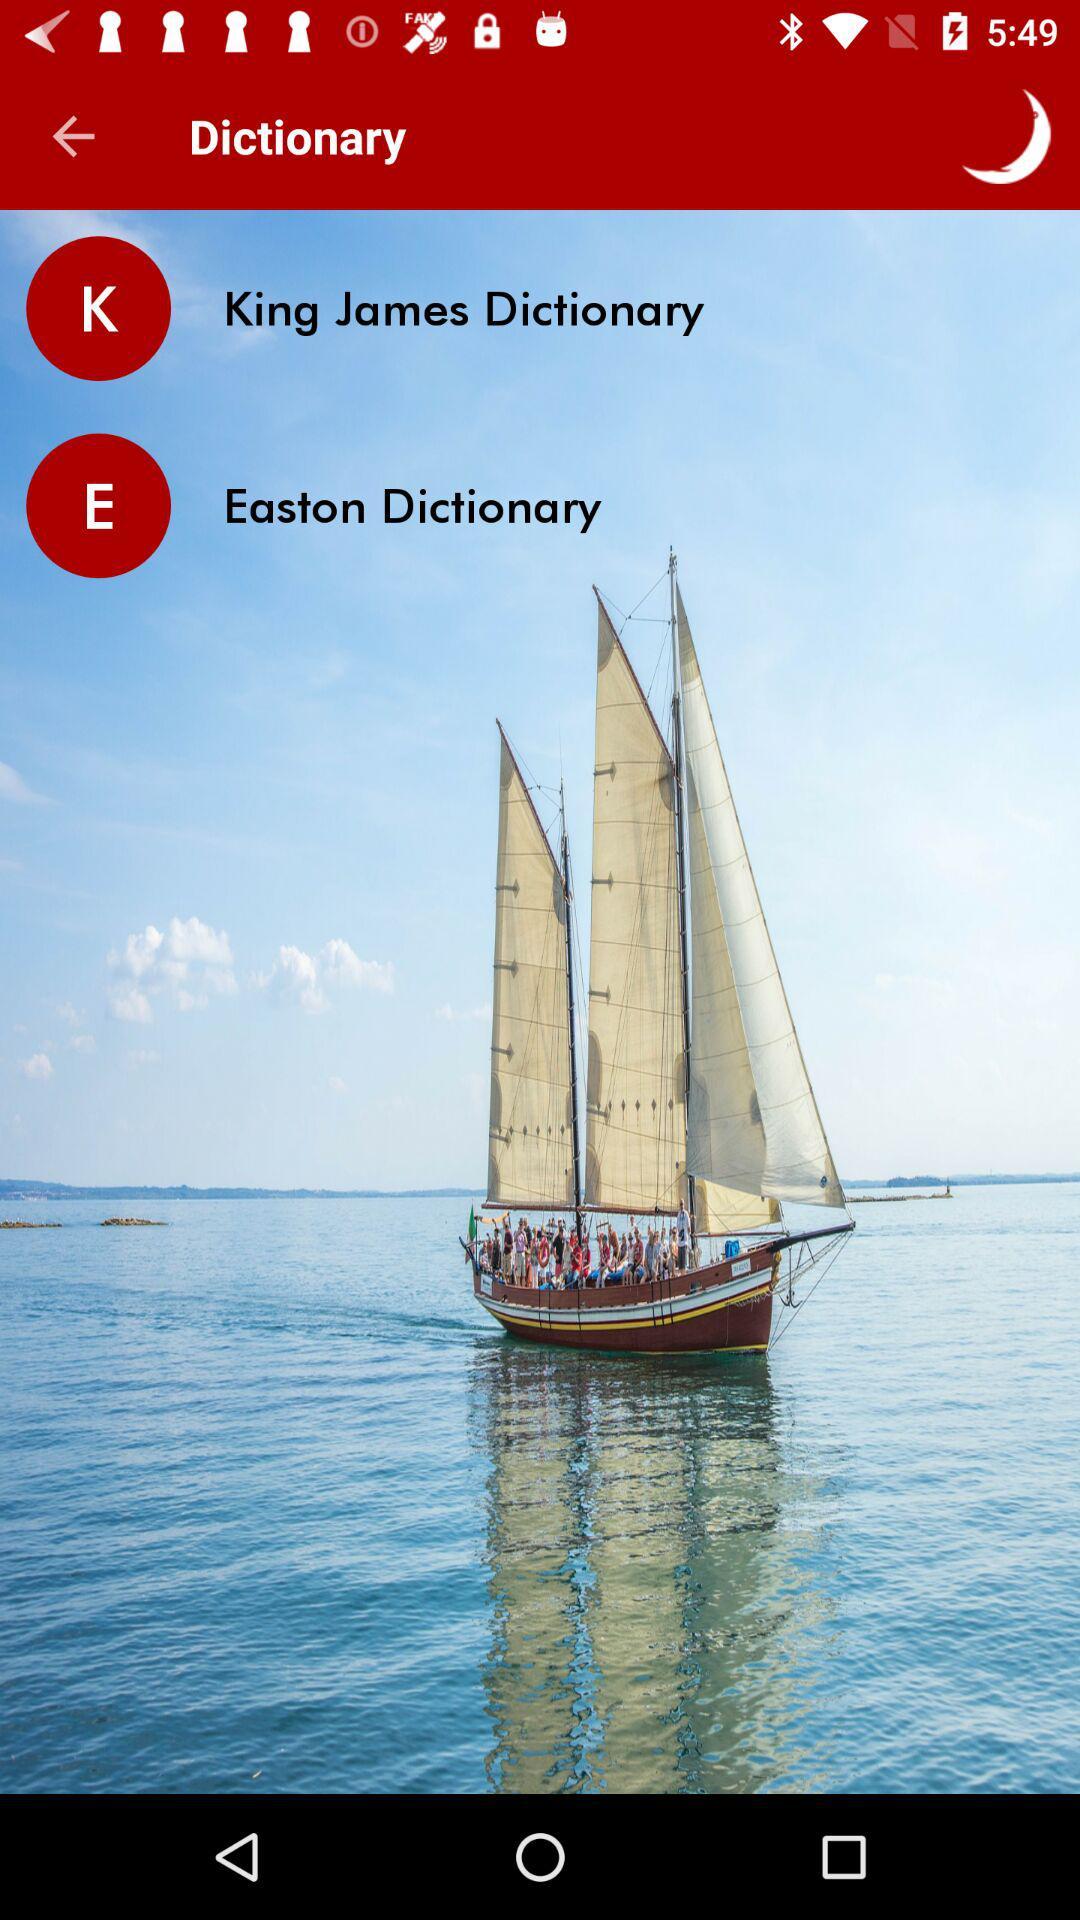 This screenshot has height=1920, width=1080. I want to click on advertisement page, so click(540, 1727).